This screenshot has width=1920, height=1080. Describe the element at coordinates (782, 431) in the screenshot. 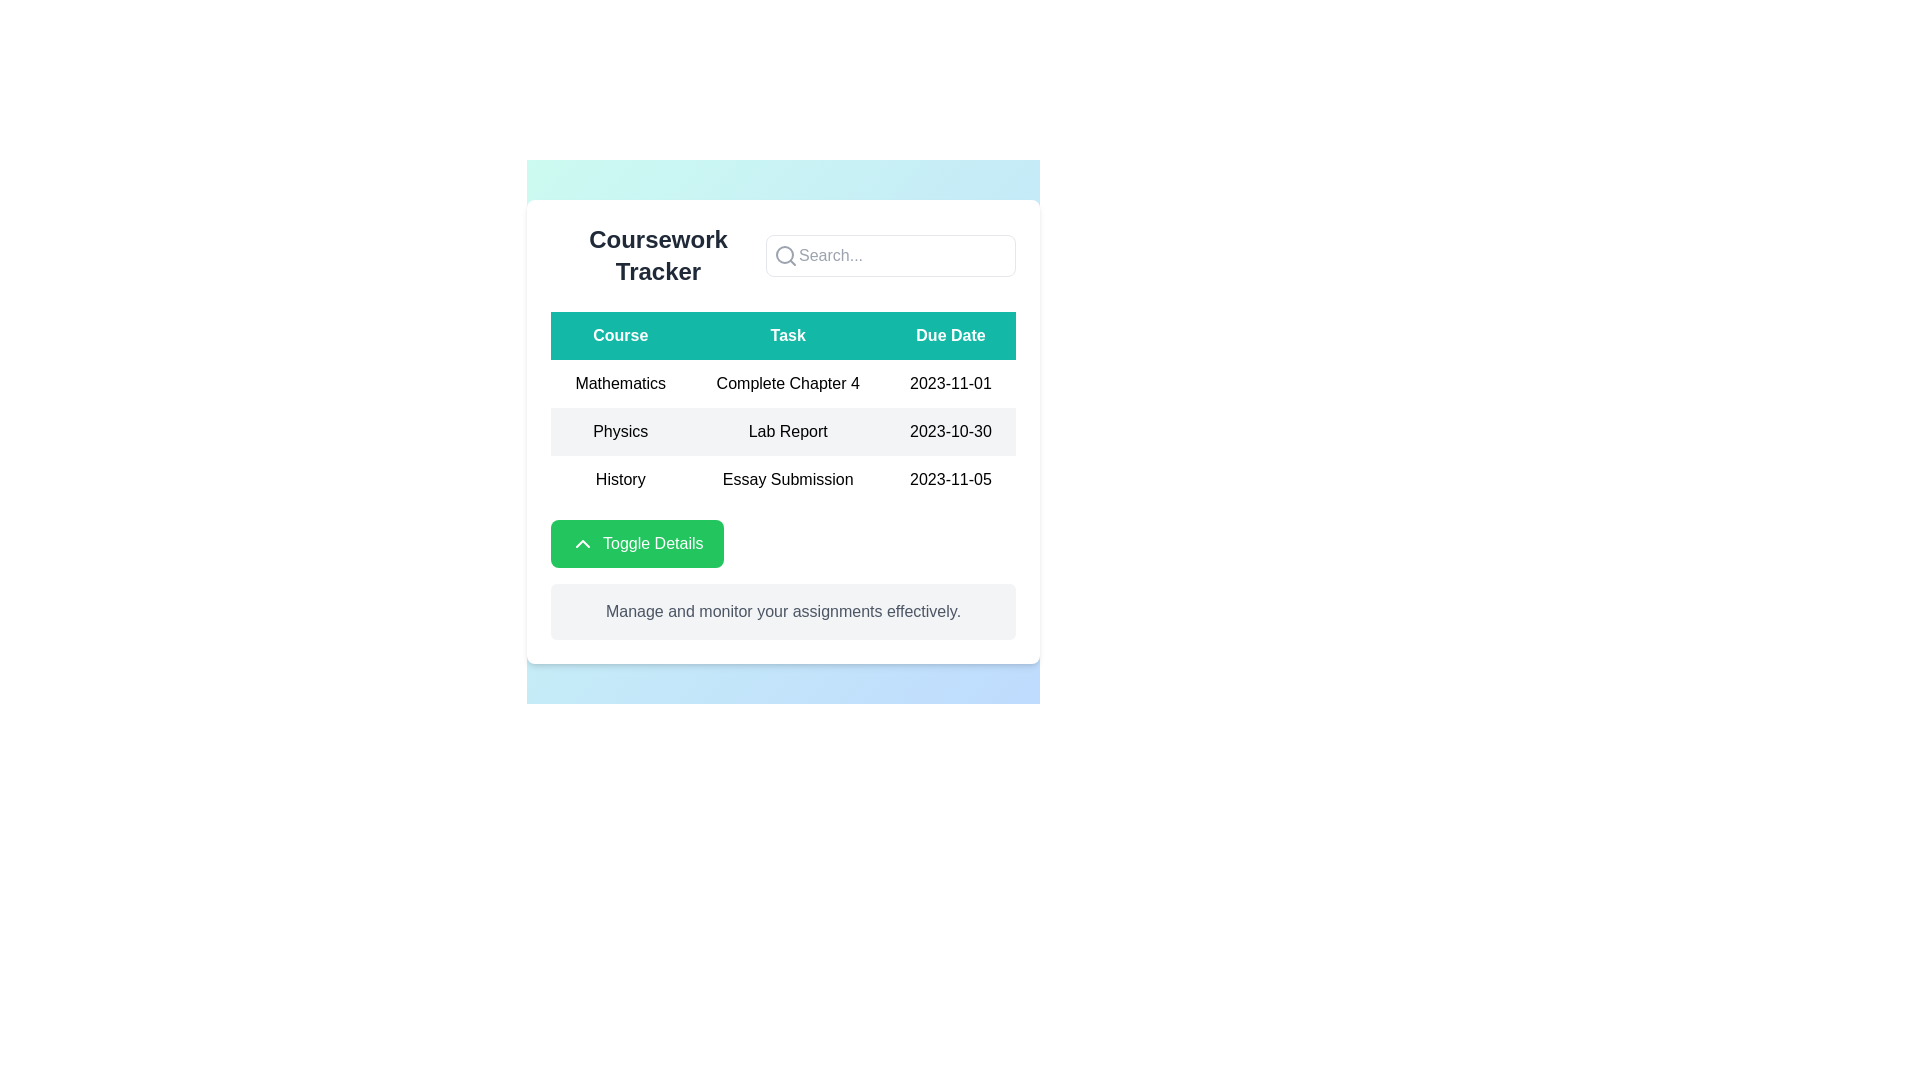

I see `the second row of the table that displays 'Physics', 'Lab Report', and '2023-10-30'` at that location.